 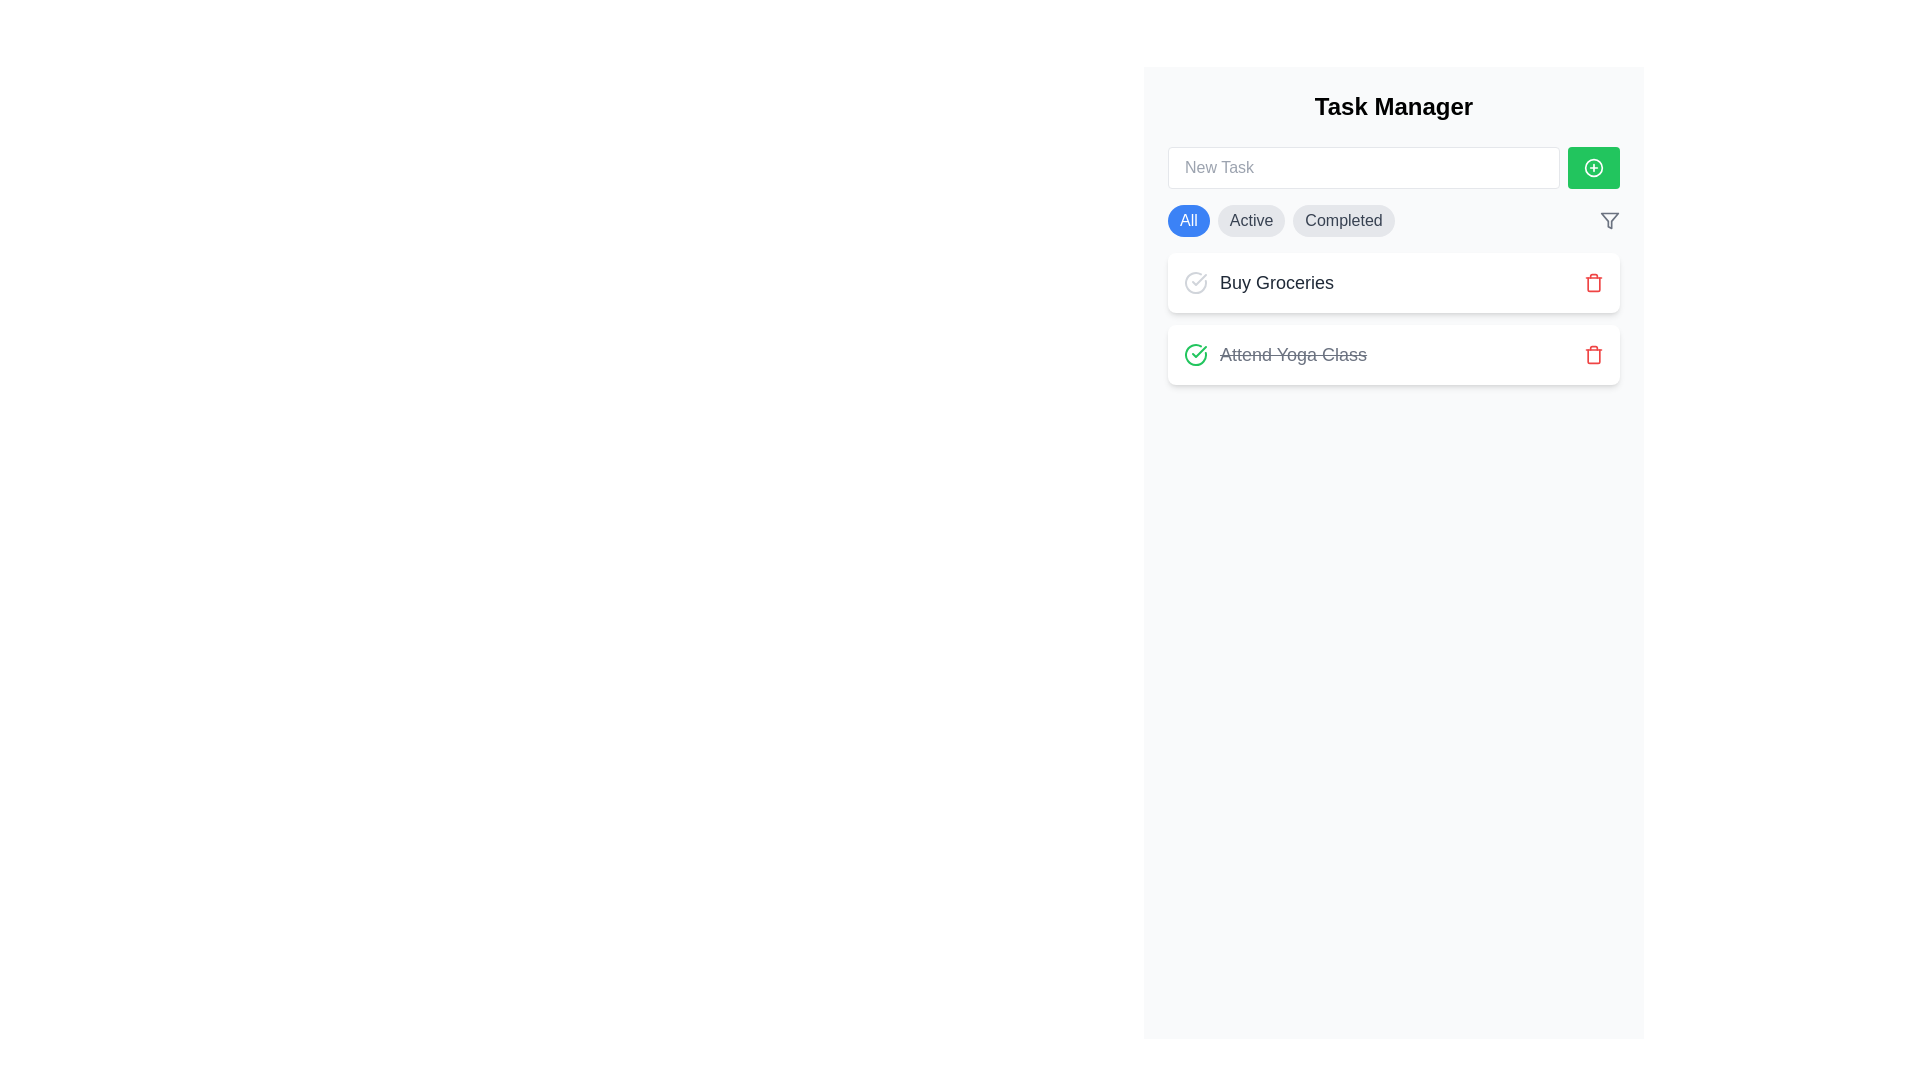 I want to click on the filter icon located at the far right of the toolbar, so click(x=1609, y=220).